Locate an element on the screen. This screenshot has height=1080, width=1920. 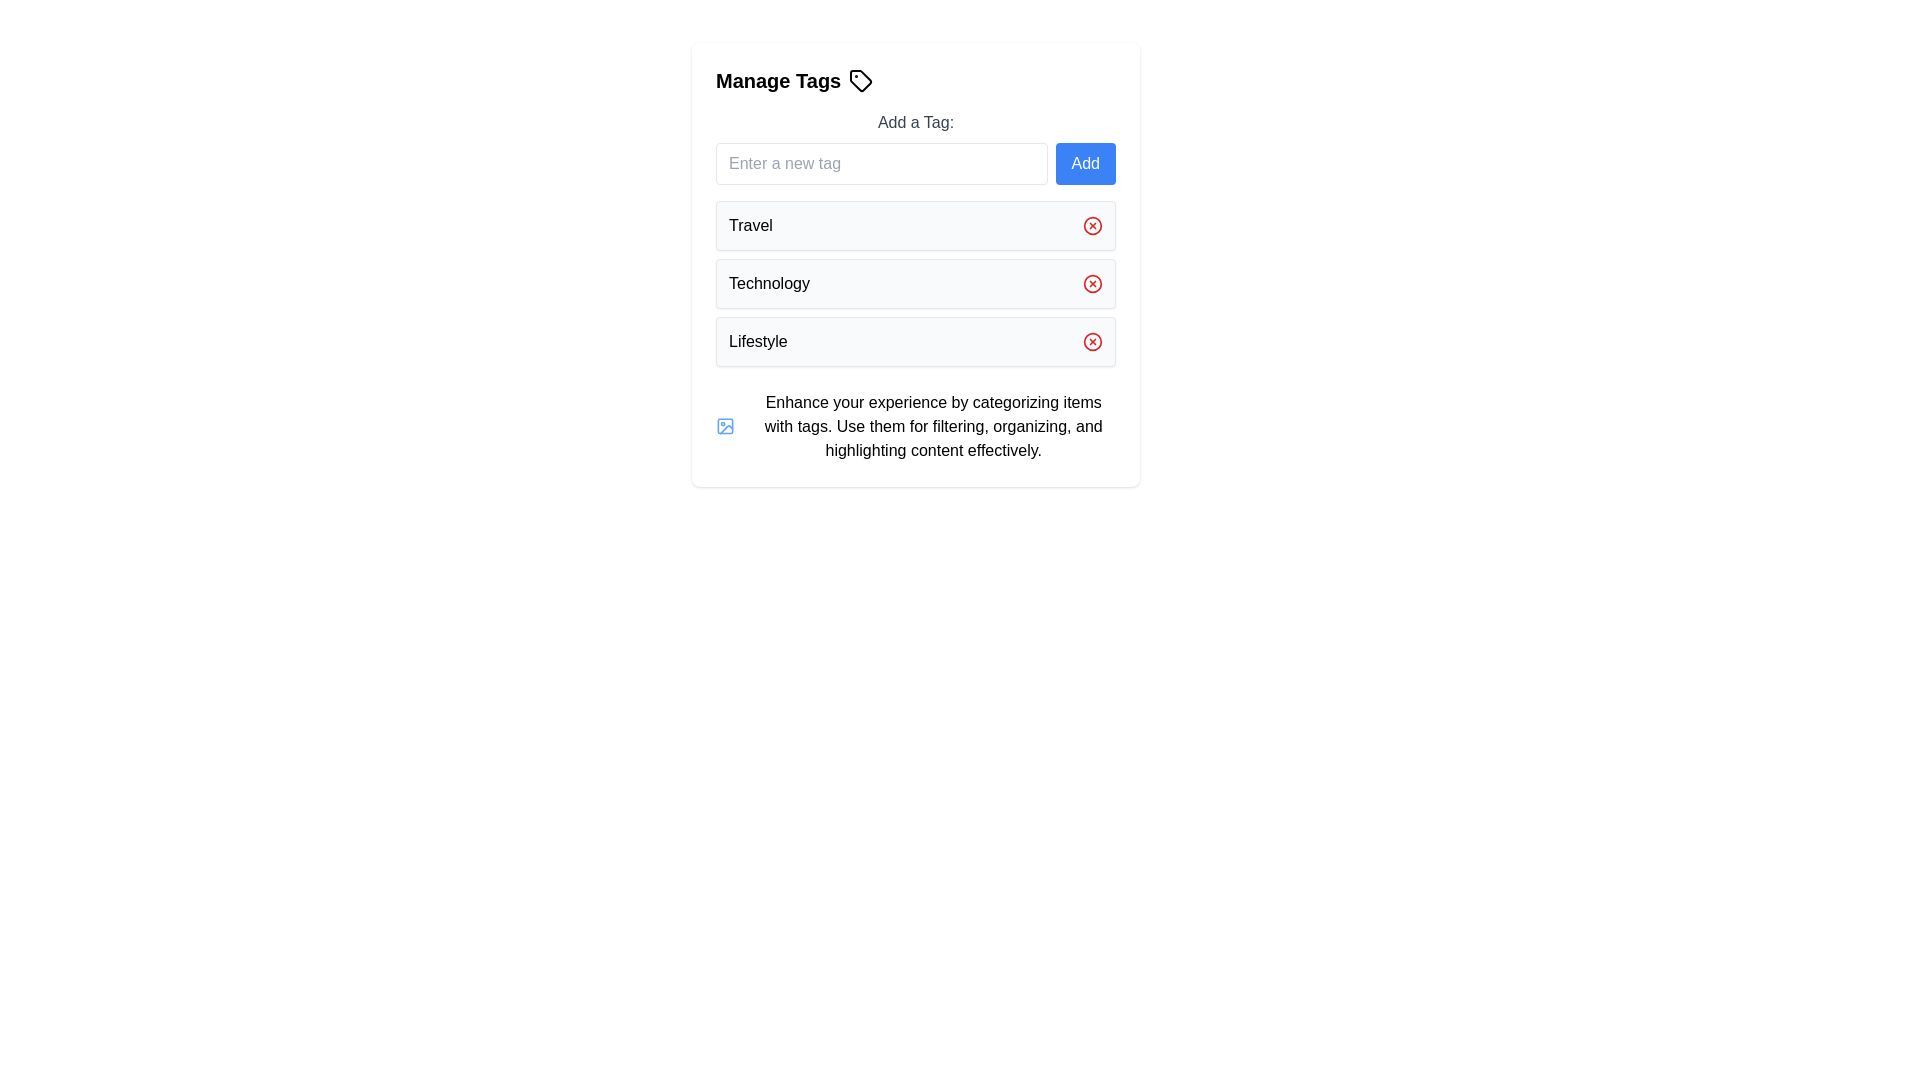
text from the 'Travel' tag label, which is the first item in the vertical list of tags under the 'Manage Tags' section is located at coordinates (749, 225).